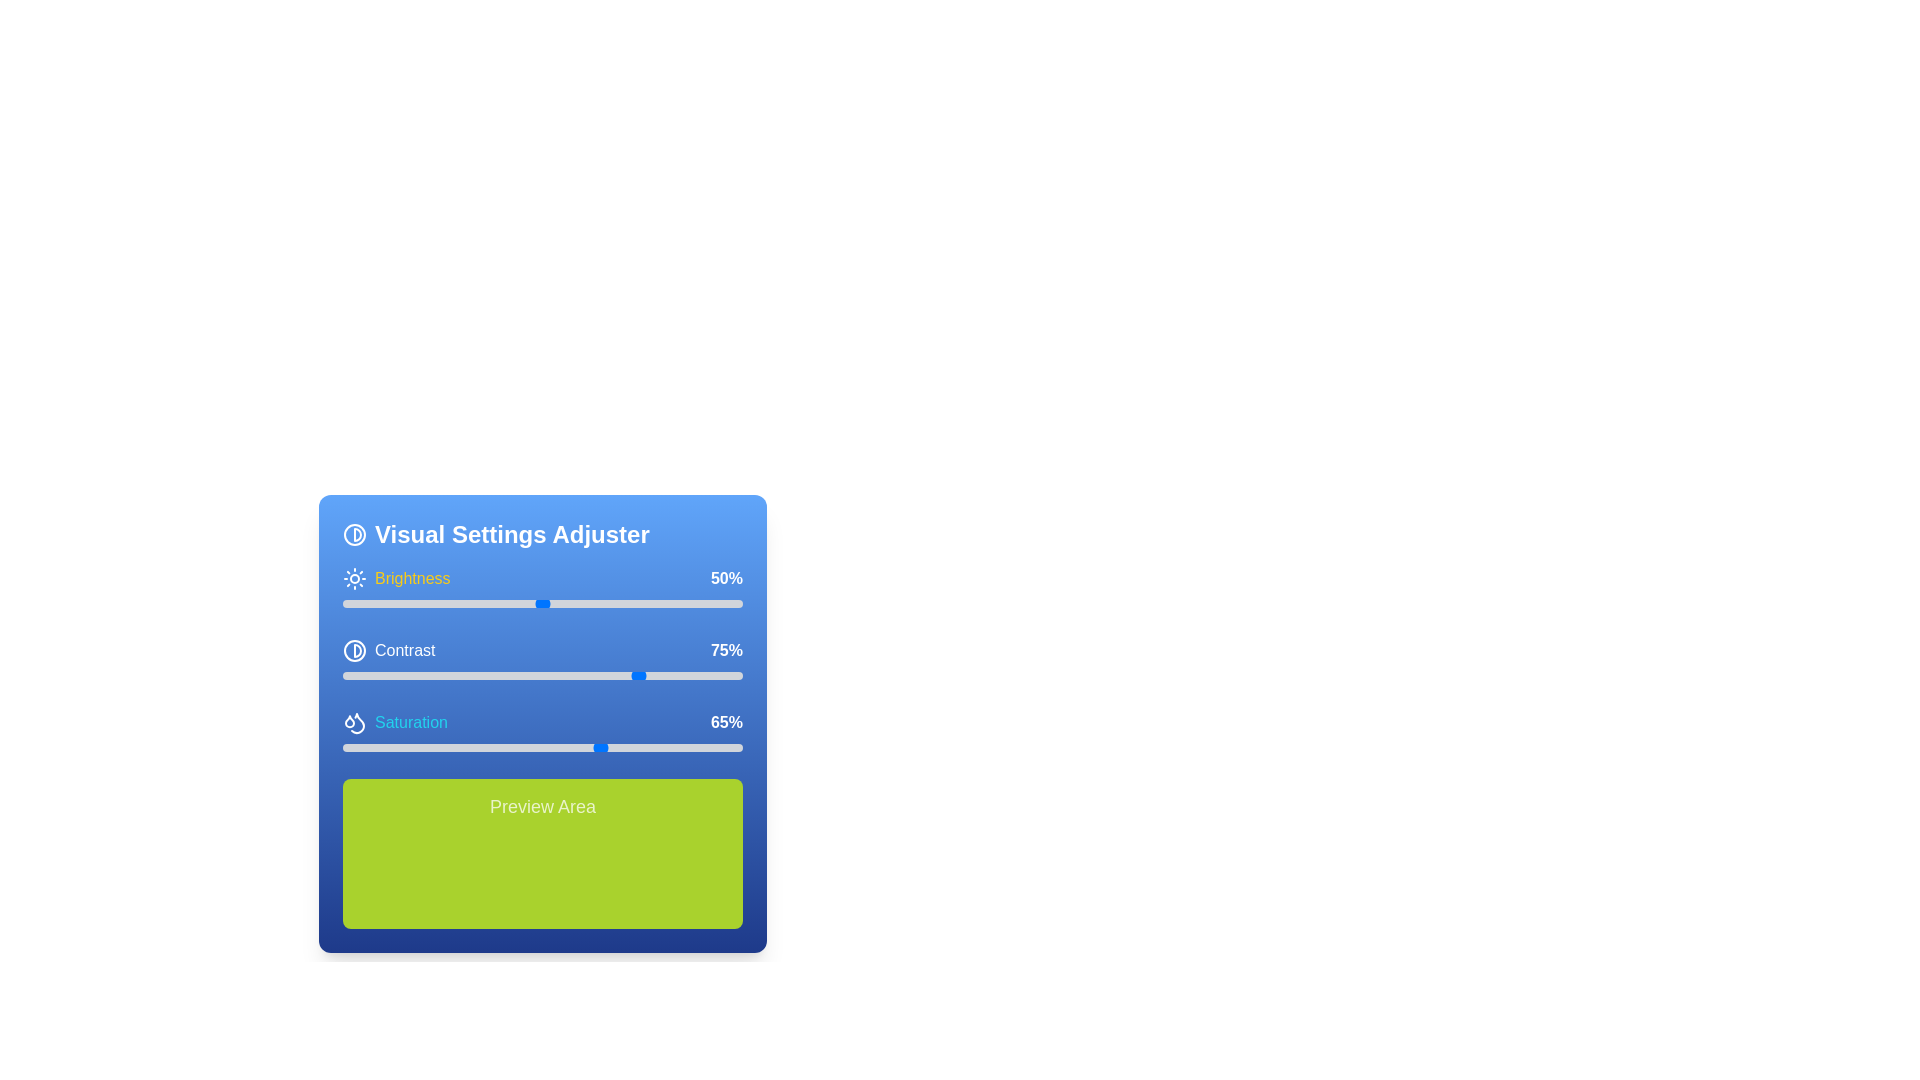  What do you see at coordinates (695, 675) in the screenshot?
I see `the contrast value` at bounding box center [695, 675].